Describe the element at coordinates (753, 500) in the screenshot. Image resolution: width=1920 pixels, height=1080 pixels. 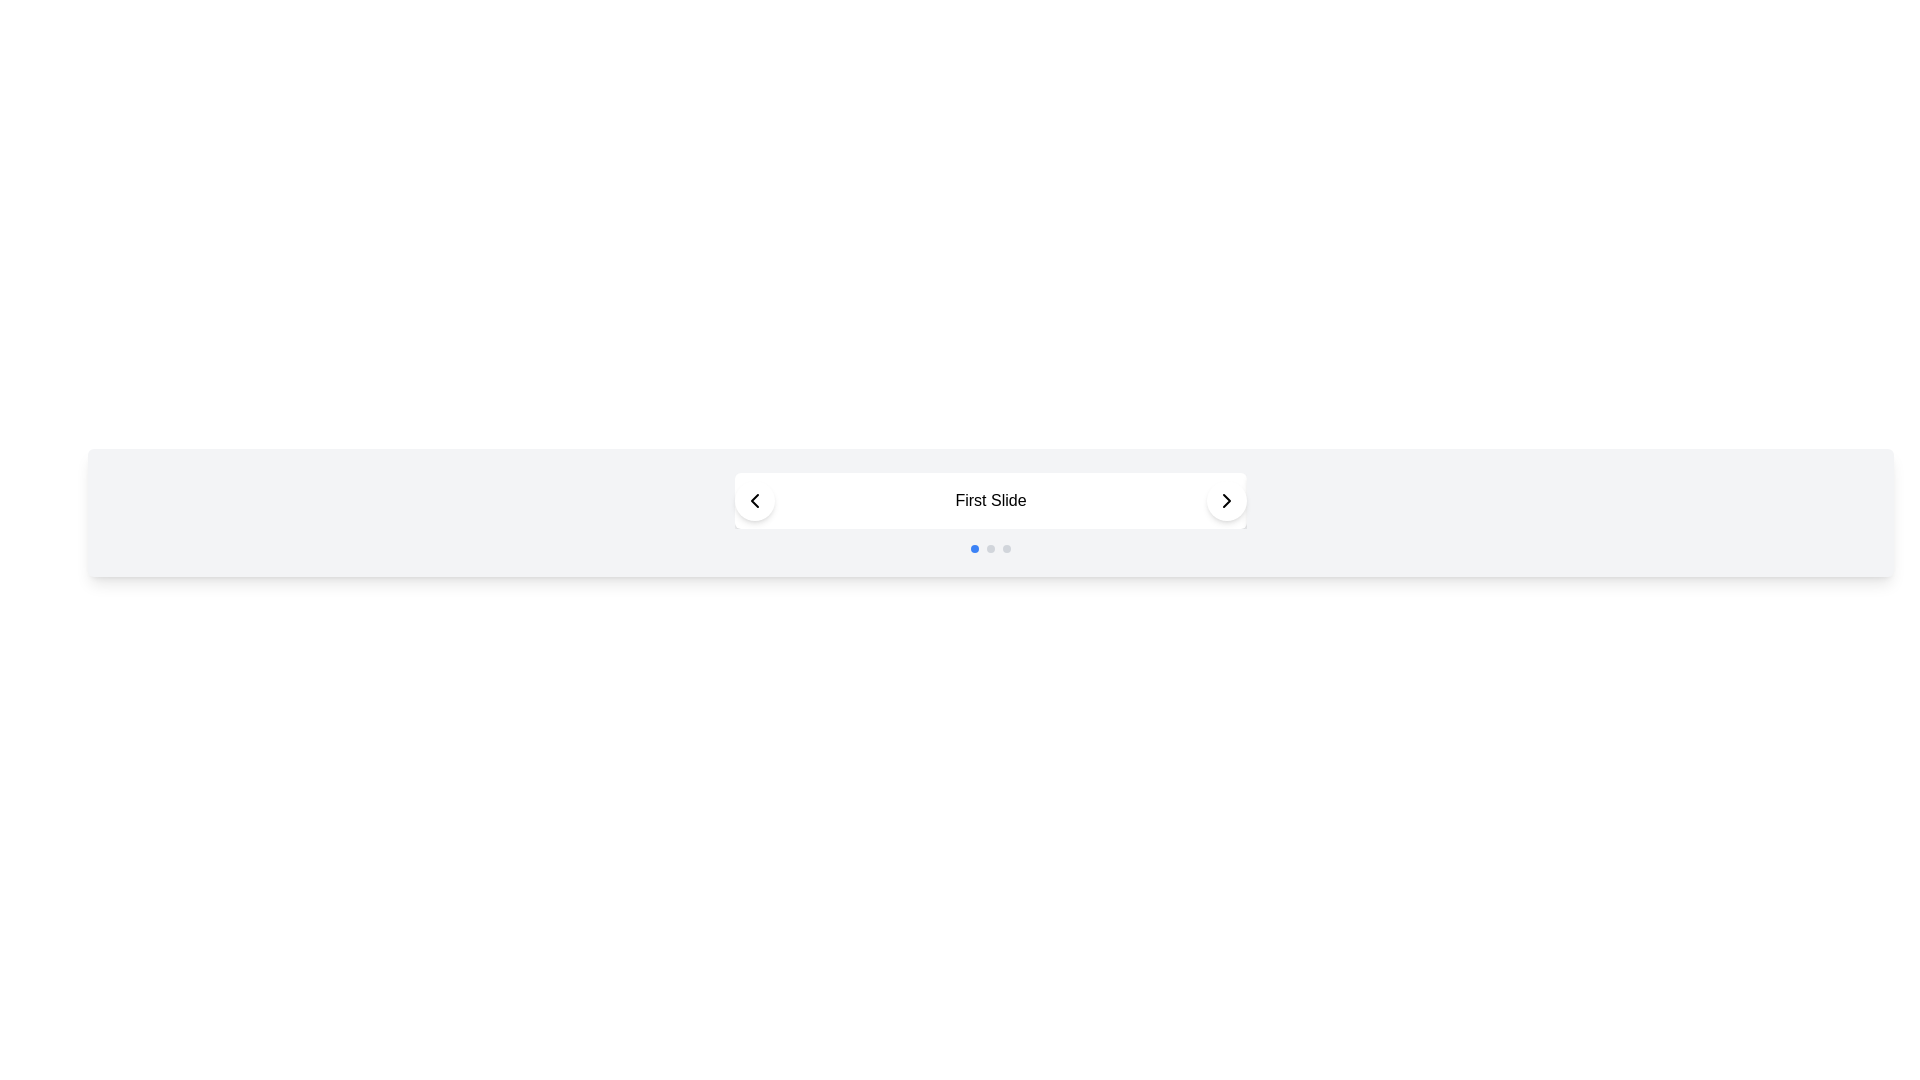
I see `the left-facing arrow icon button within a circular button` at that location.